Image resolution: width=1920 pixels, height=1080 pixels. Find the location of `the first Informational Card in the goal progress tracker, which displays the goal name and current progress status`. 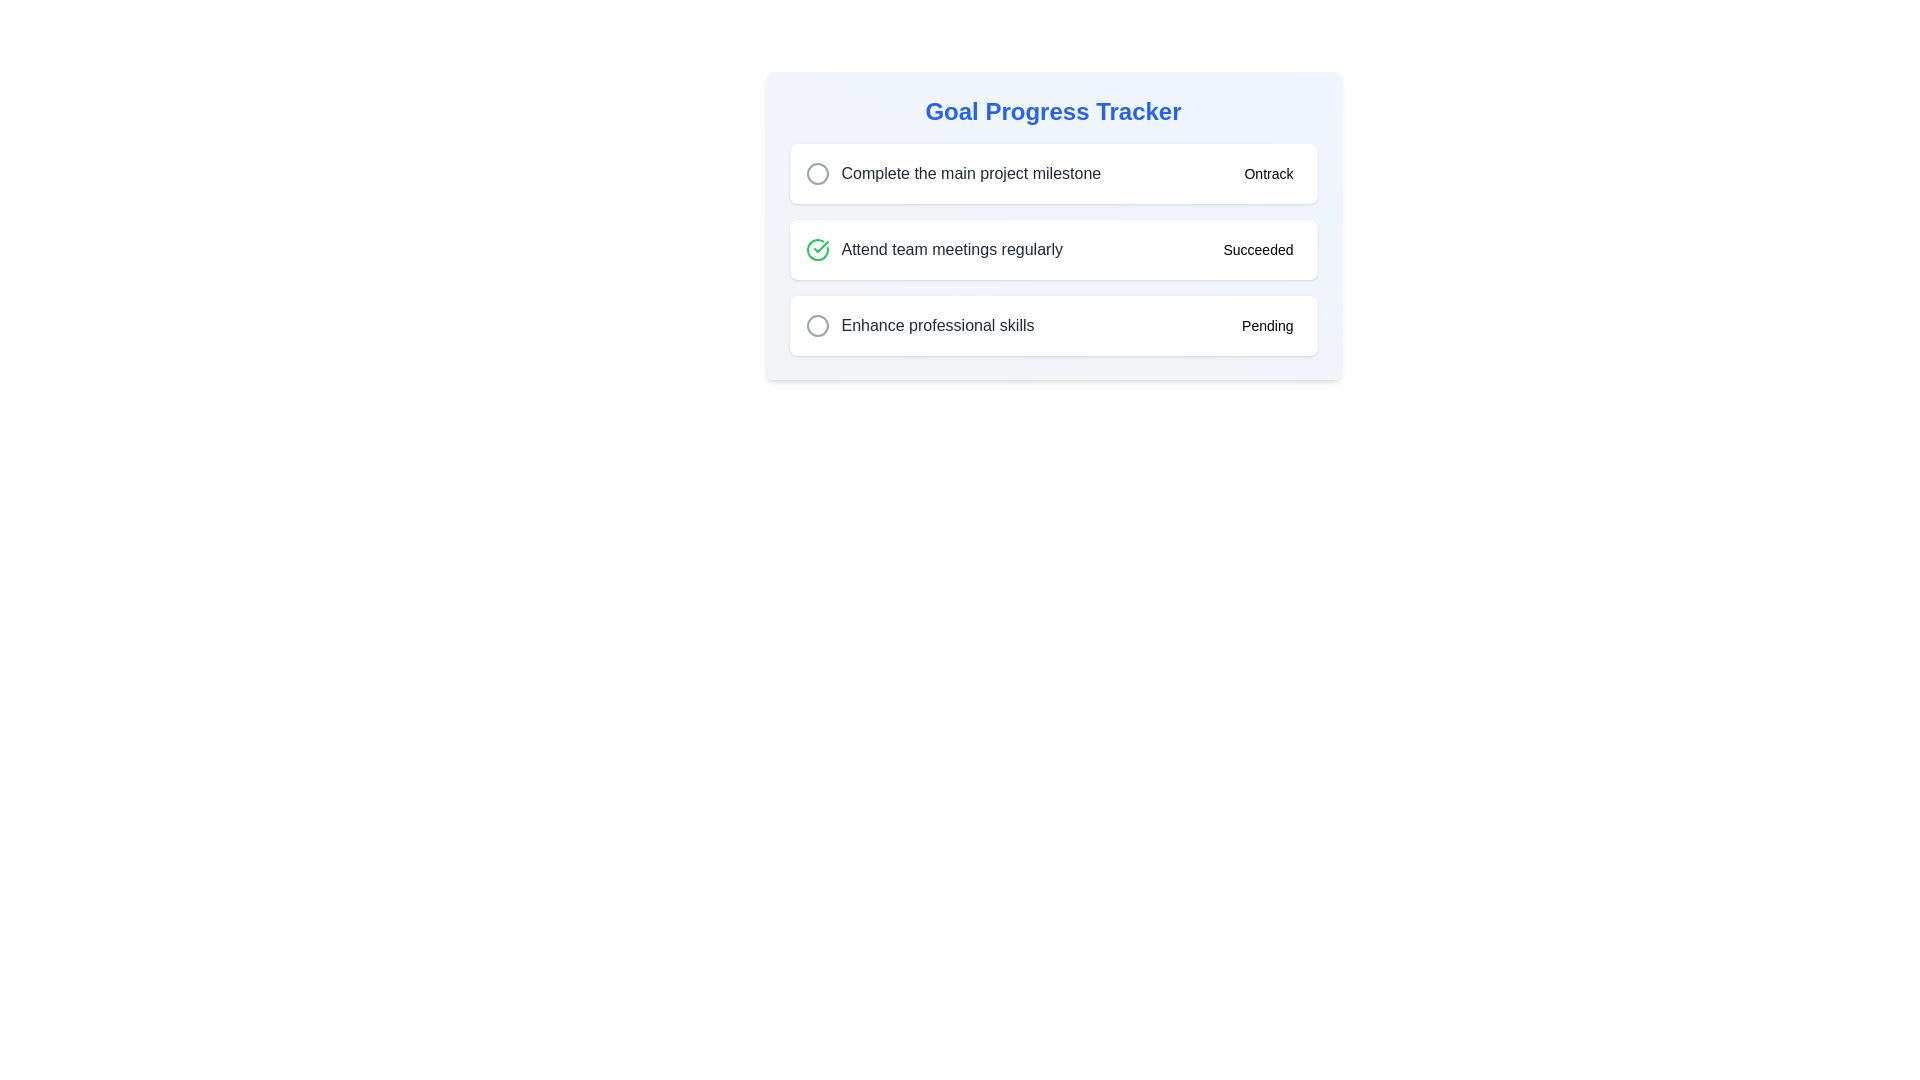

the first Informational Card in the goal progress tracker, which displays the goal name and current progress status is located at coordinates (1052, 172).